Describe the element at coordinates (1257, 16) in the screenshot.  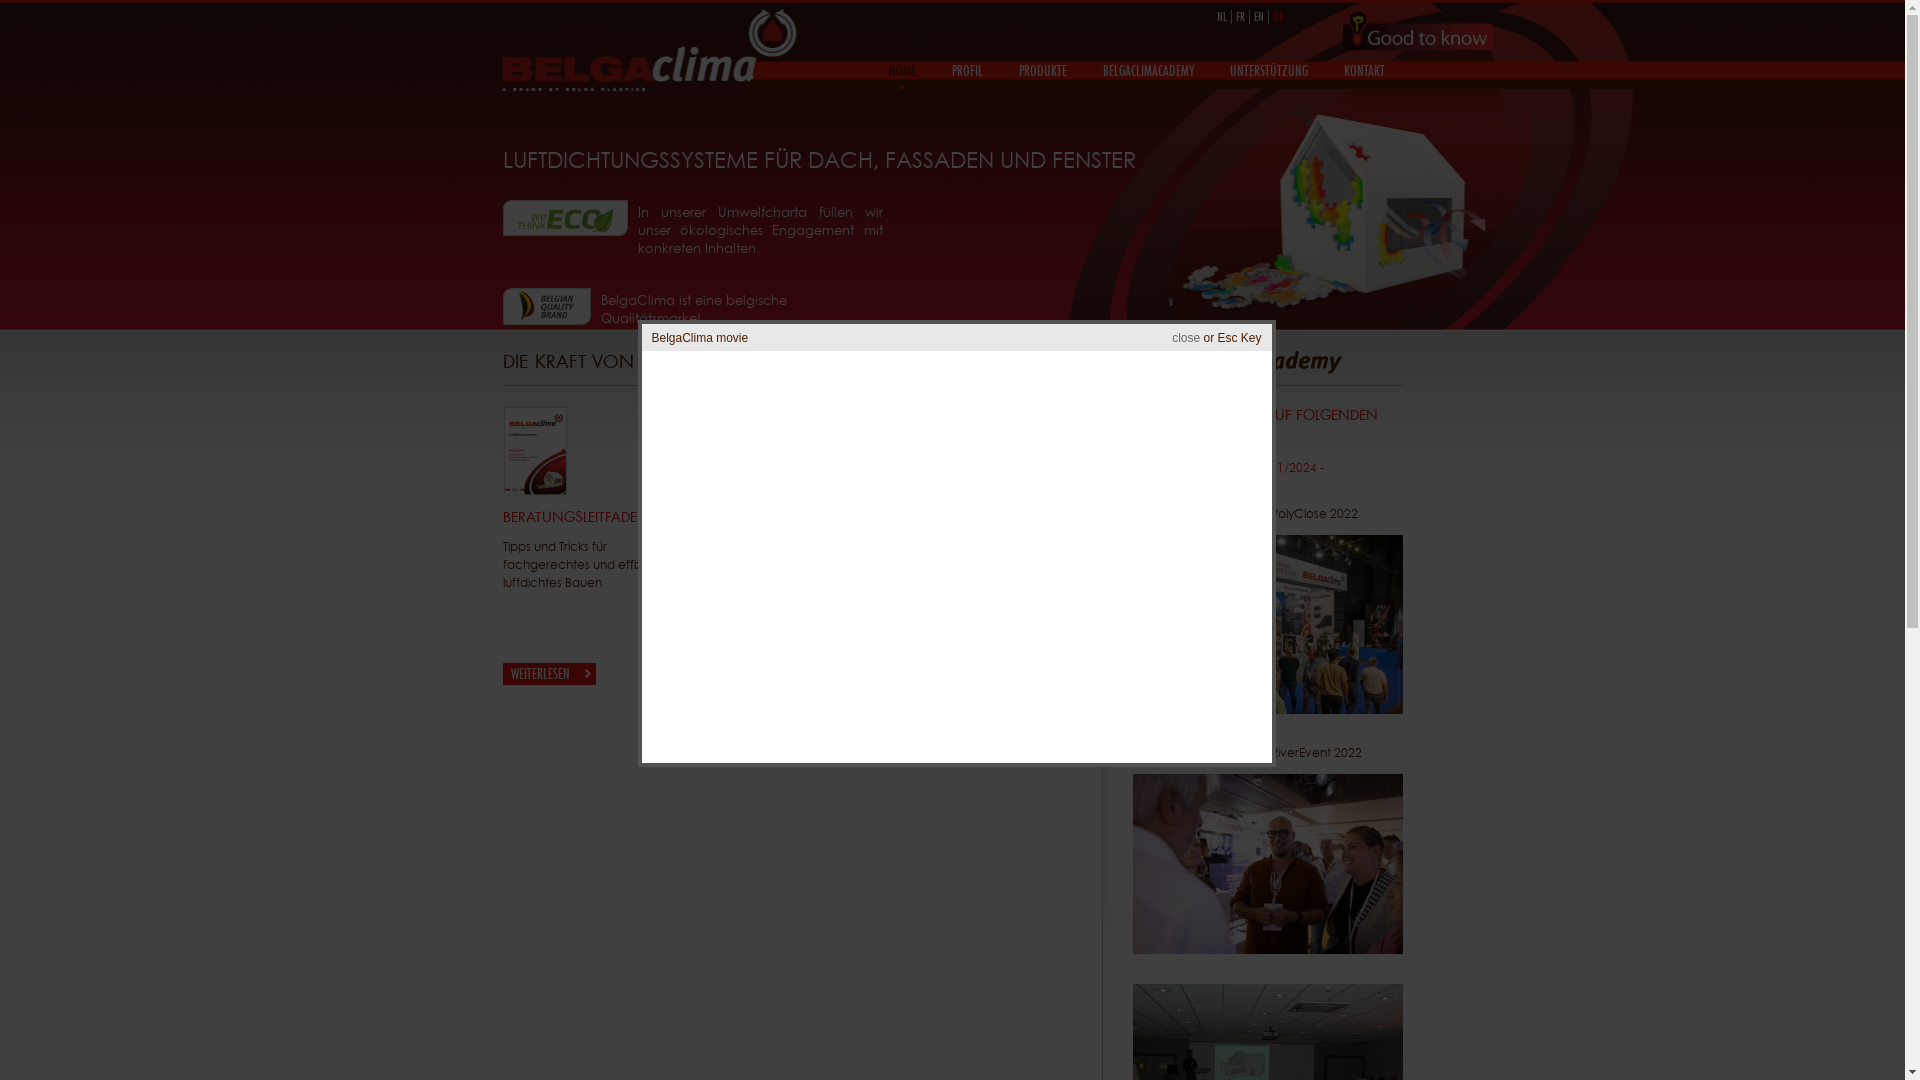
I see `'EN'` at that location.